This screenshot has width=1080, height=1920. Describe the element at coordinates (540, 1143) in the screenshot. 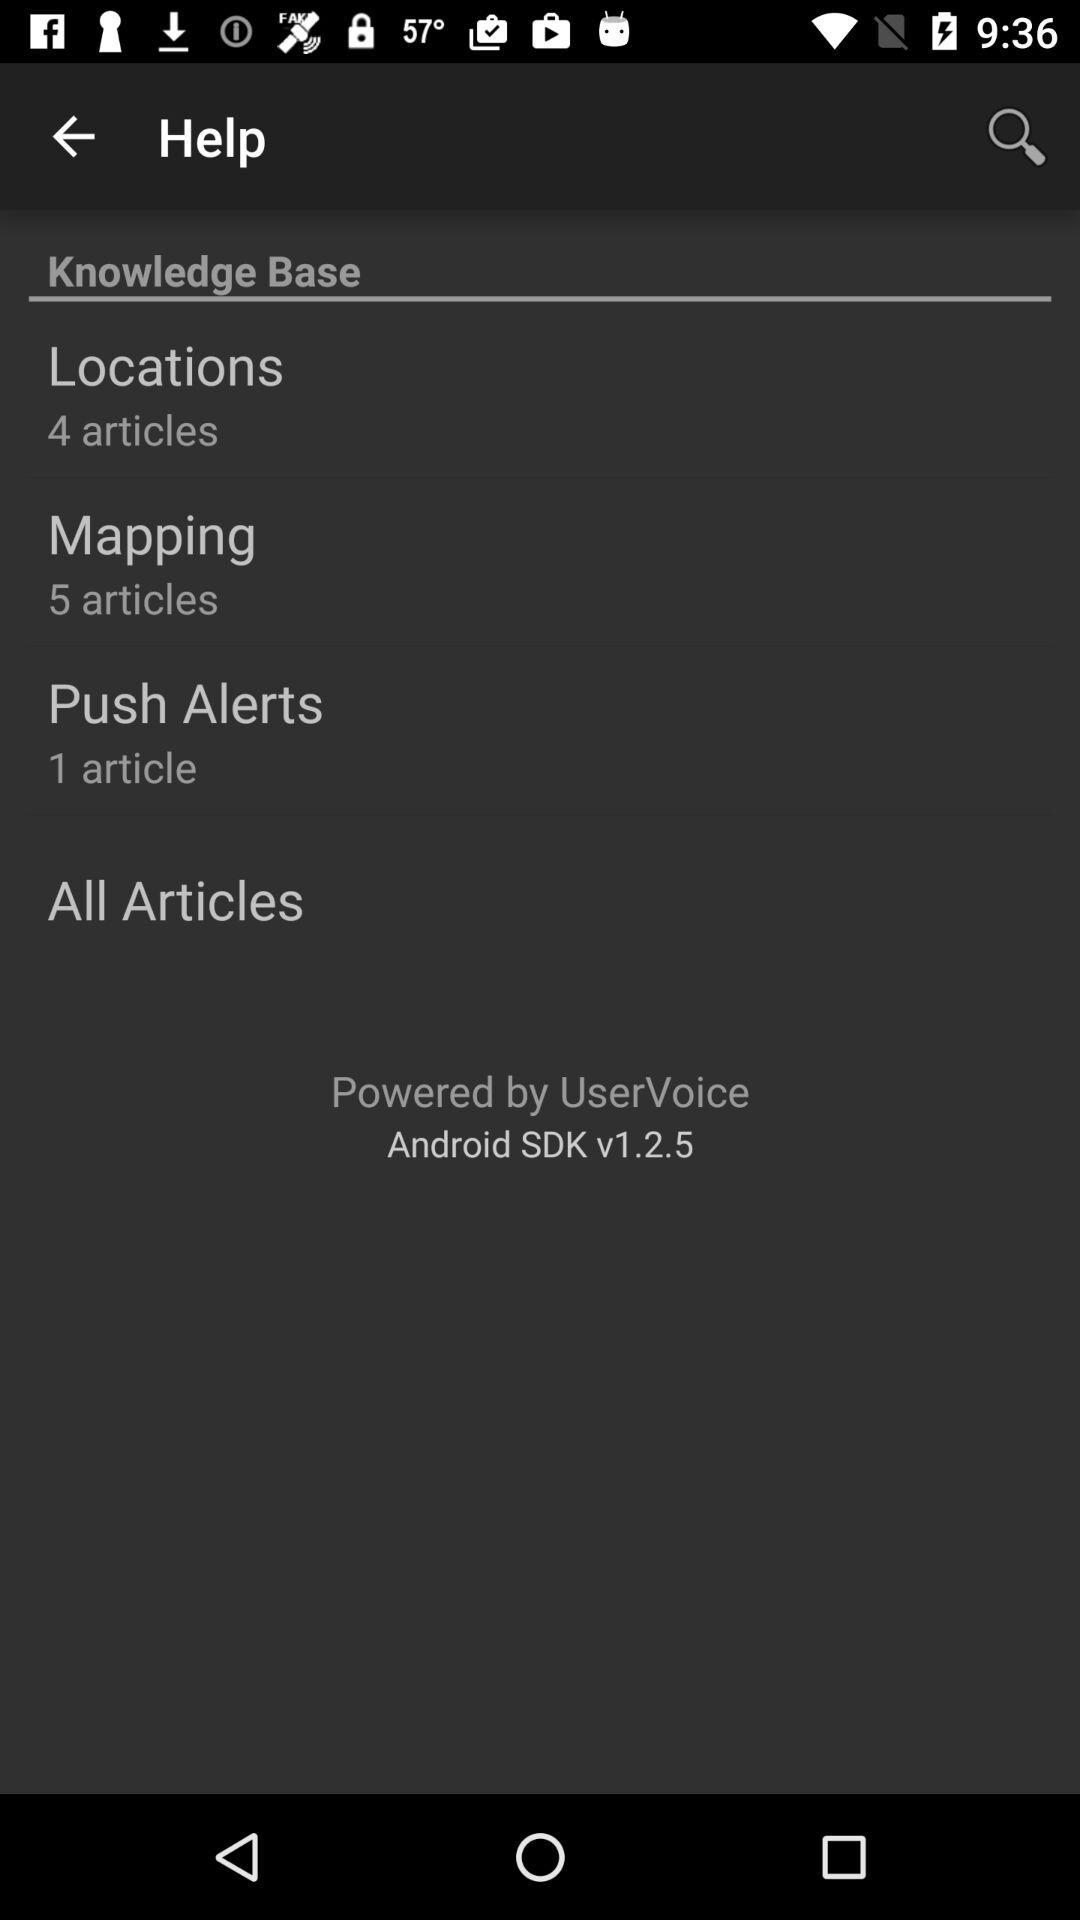

I see `icon below powered by uservoice icon` at that location.